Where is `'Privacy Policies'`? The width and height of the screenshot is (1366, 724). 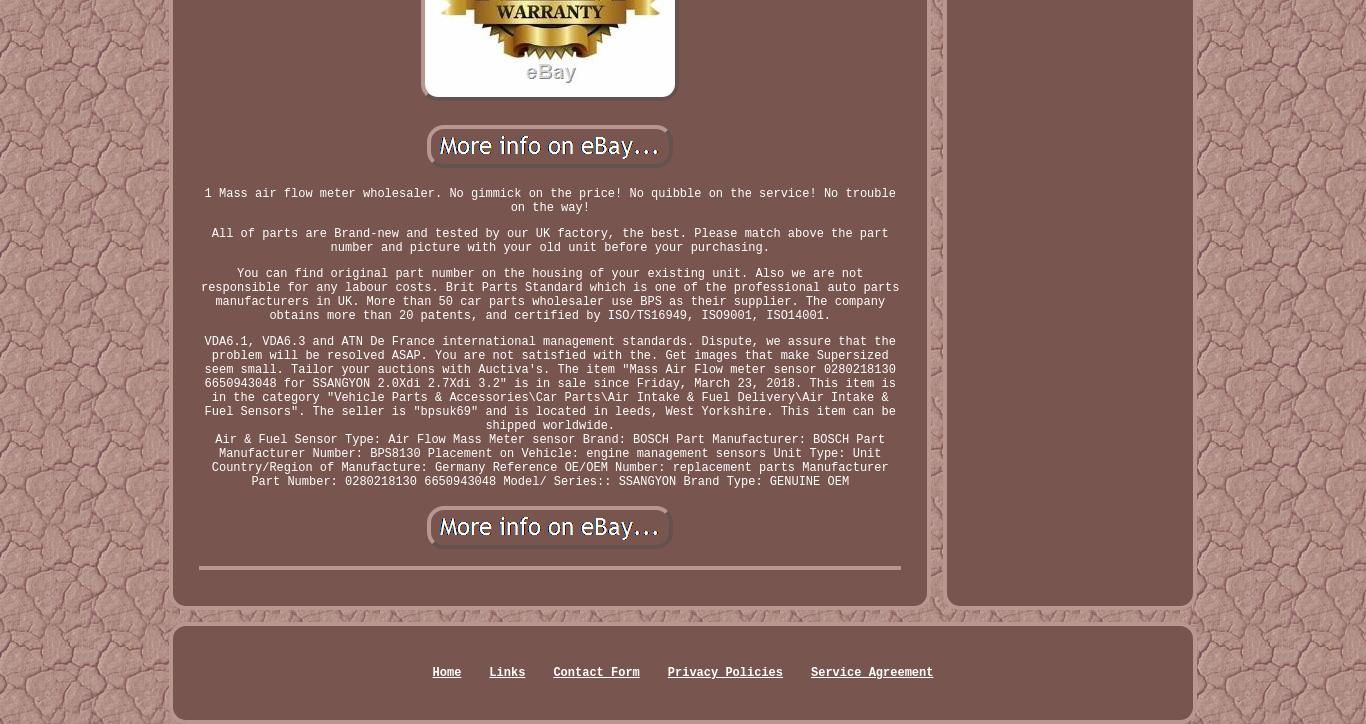 'Privacy Policies' is located at coordinates (724, 672).